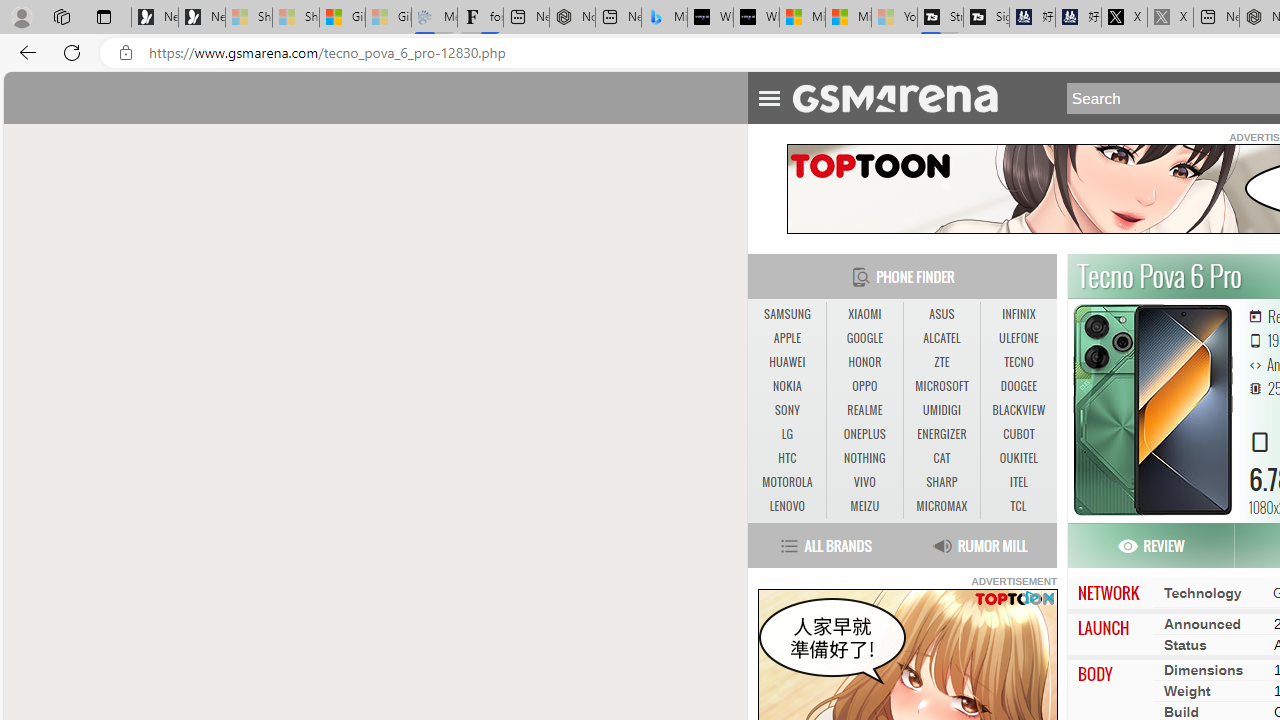 The height and width of the screenshot is (720, 1280). Describe the element at coordinates (941, 458) in the screenshot. I see `'CAT'` at that location.